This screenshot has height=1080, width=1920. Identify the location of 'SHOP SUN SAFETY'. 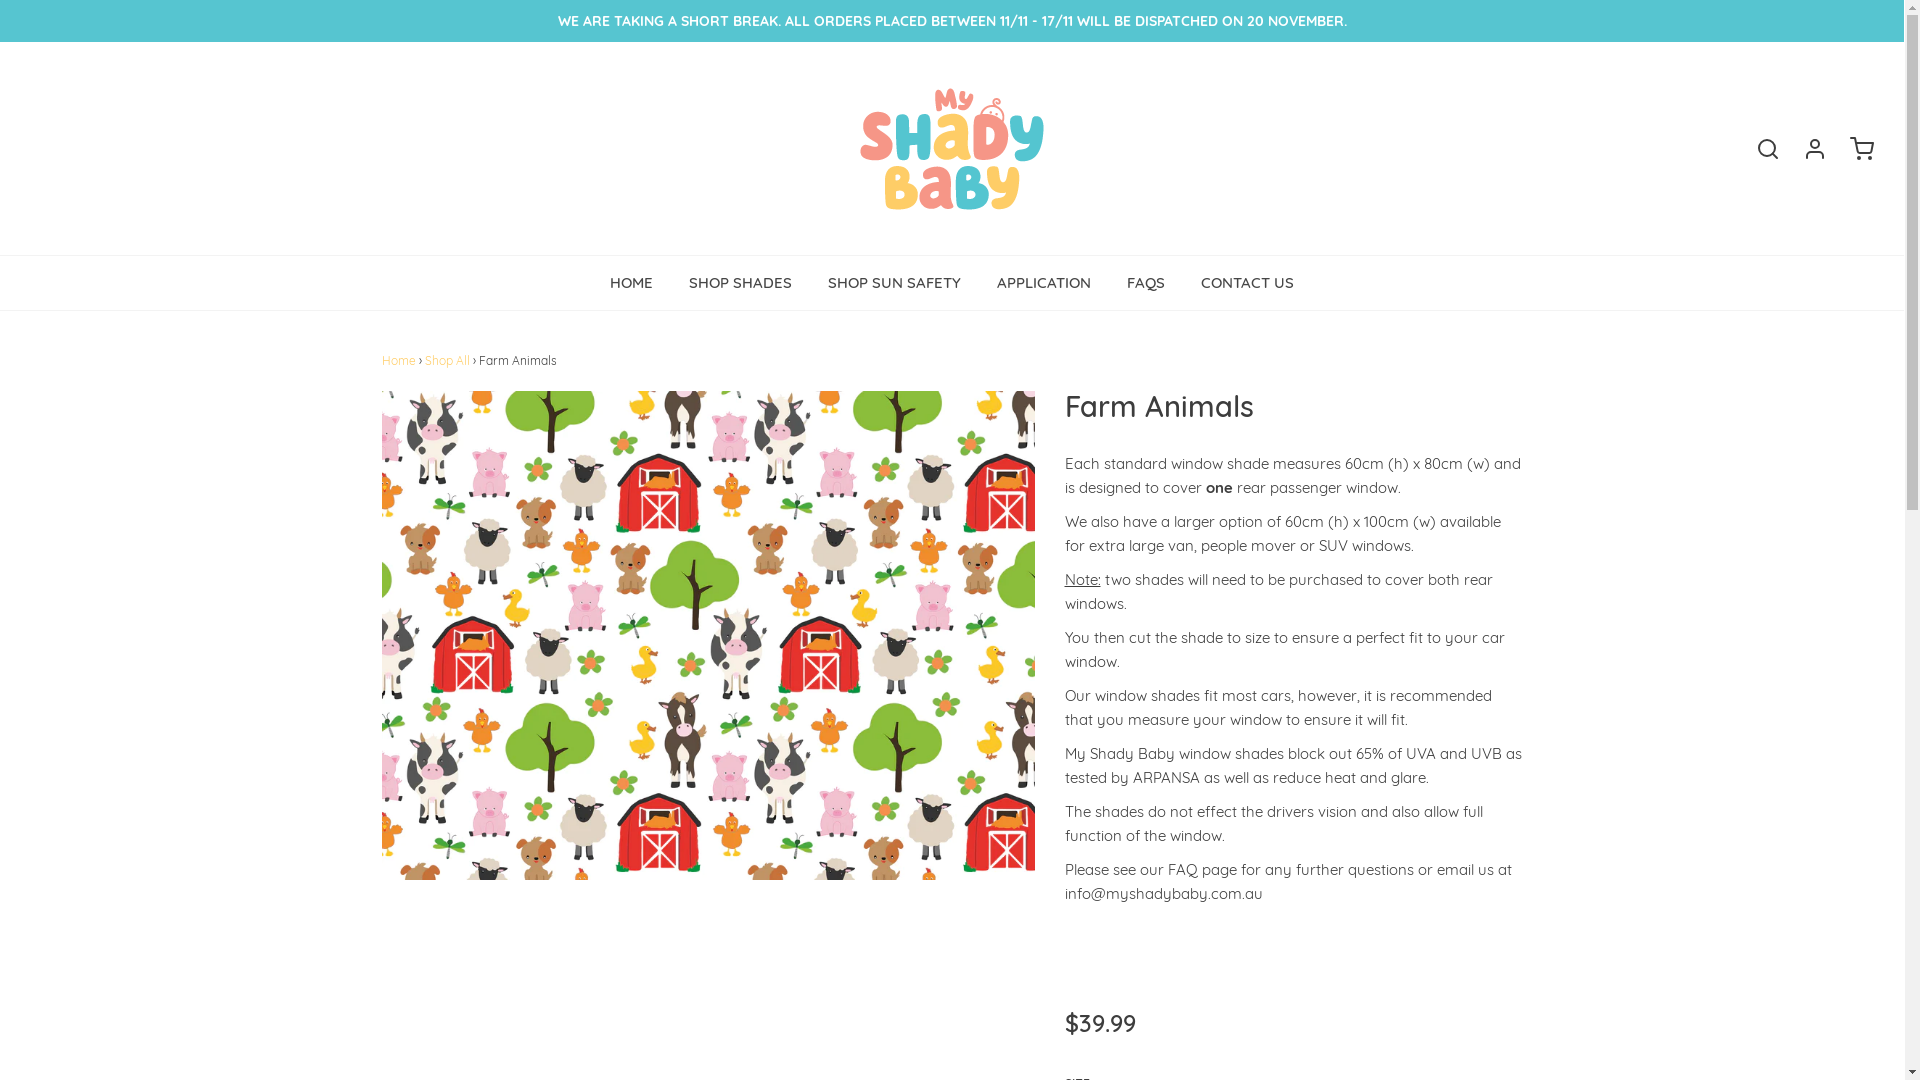
(893, 282).